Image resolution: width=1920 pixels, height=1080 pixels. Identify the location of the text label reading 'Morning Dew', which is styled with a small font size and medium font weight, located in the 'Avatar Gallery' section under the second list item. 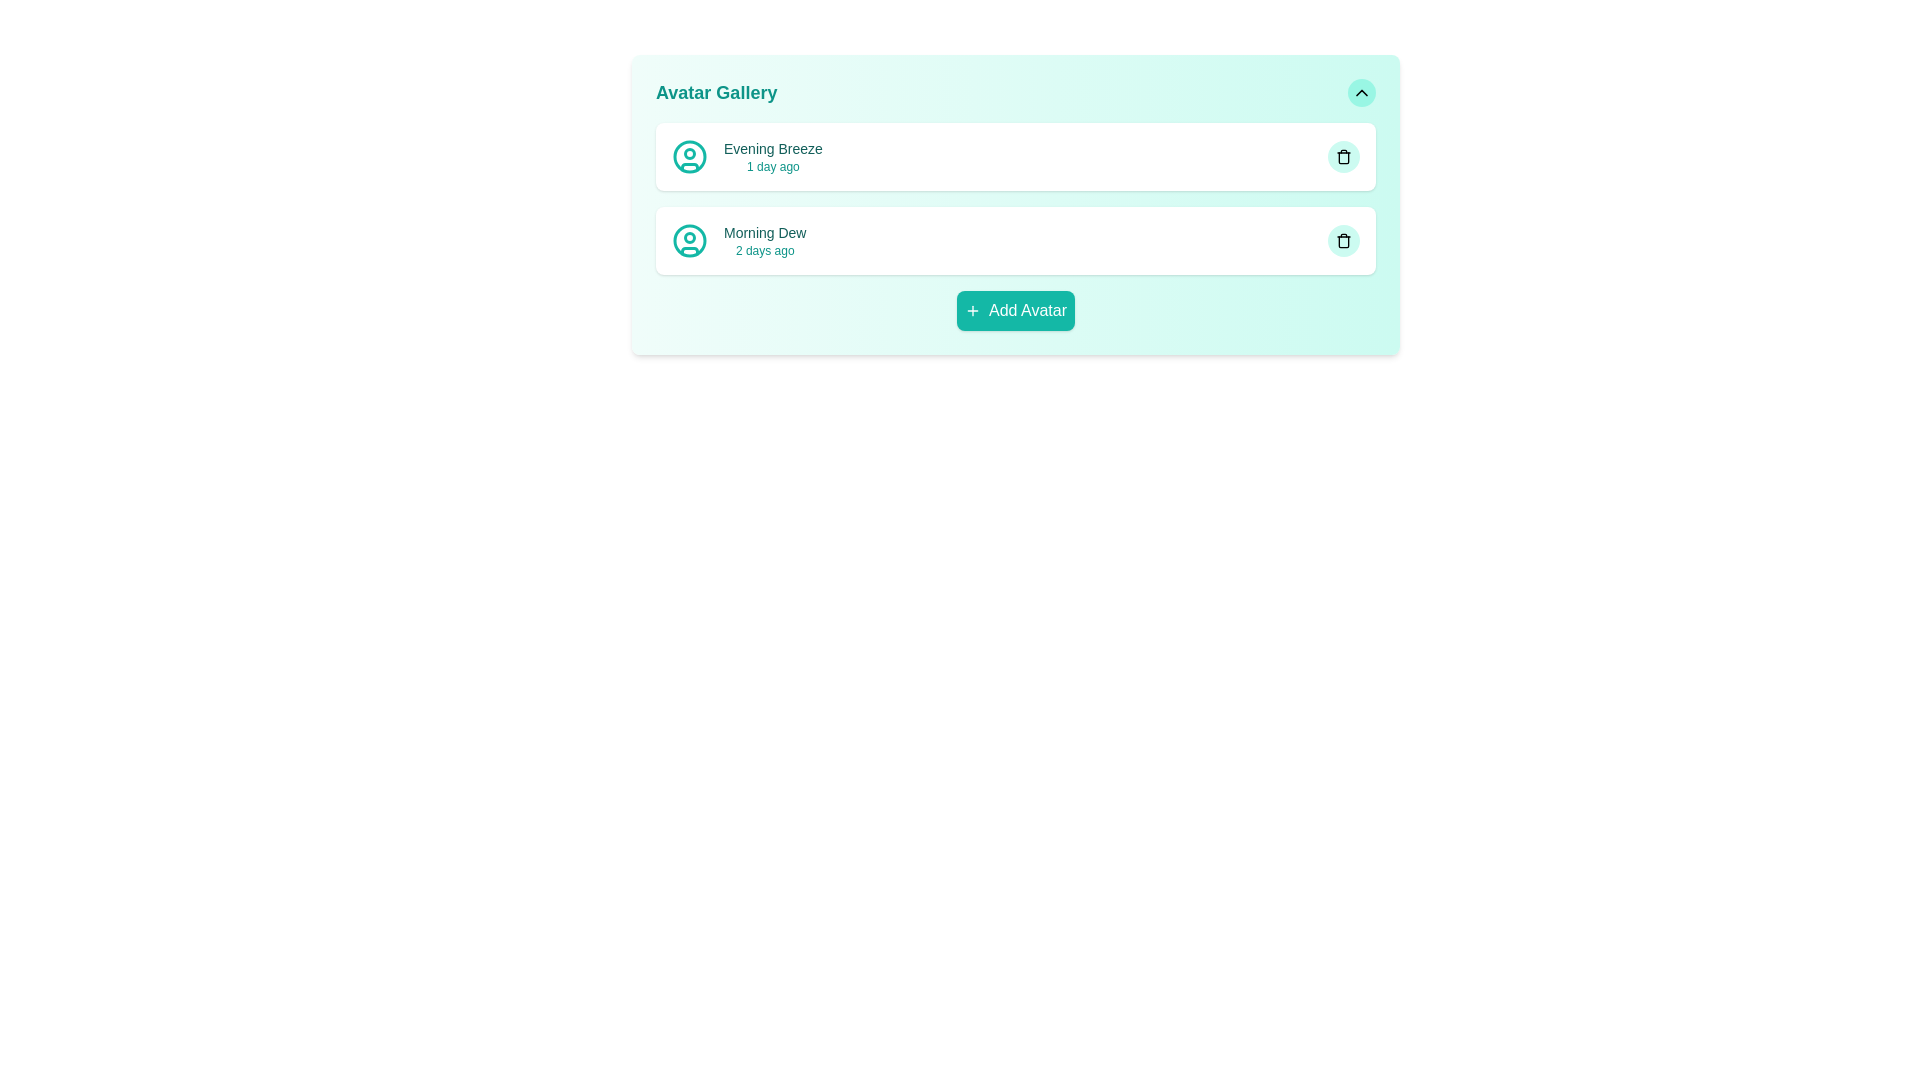
(764, 231).